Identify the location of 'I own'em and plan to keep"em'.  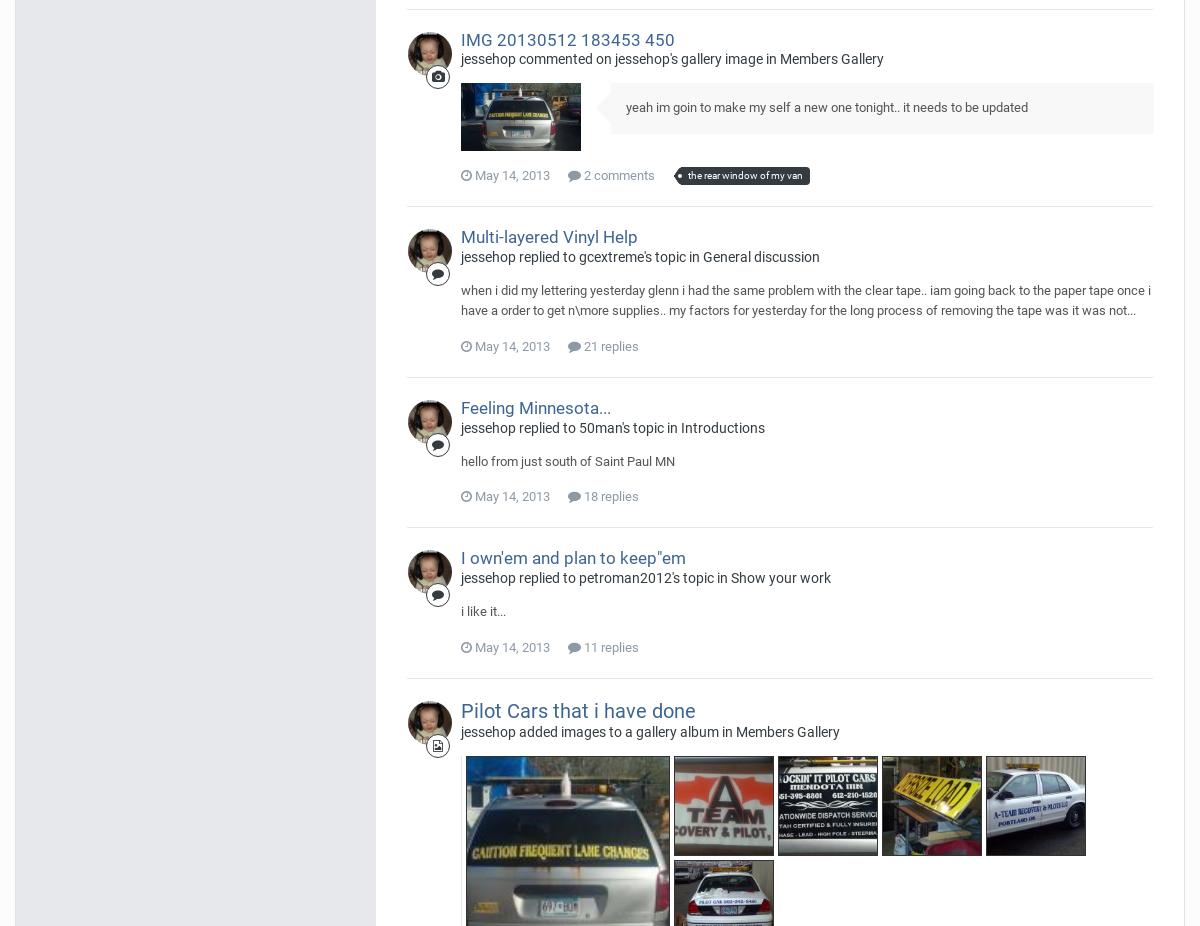
(572, 557).